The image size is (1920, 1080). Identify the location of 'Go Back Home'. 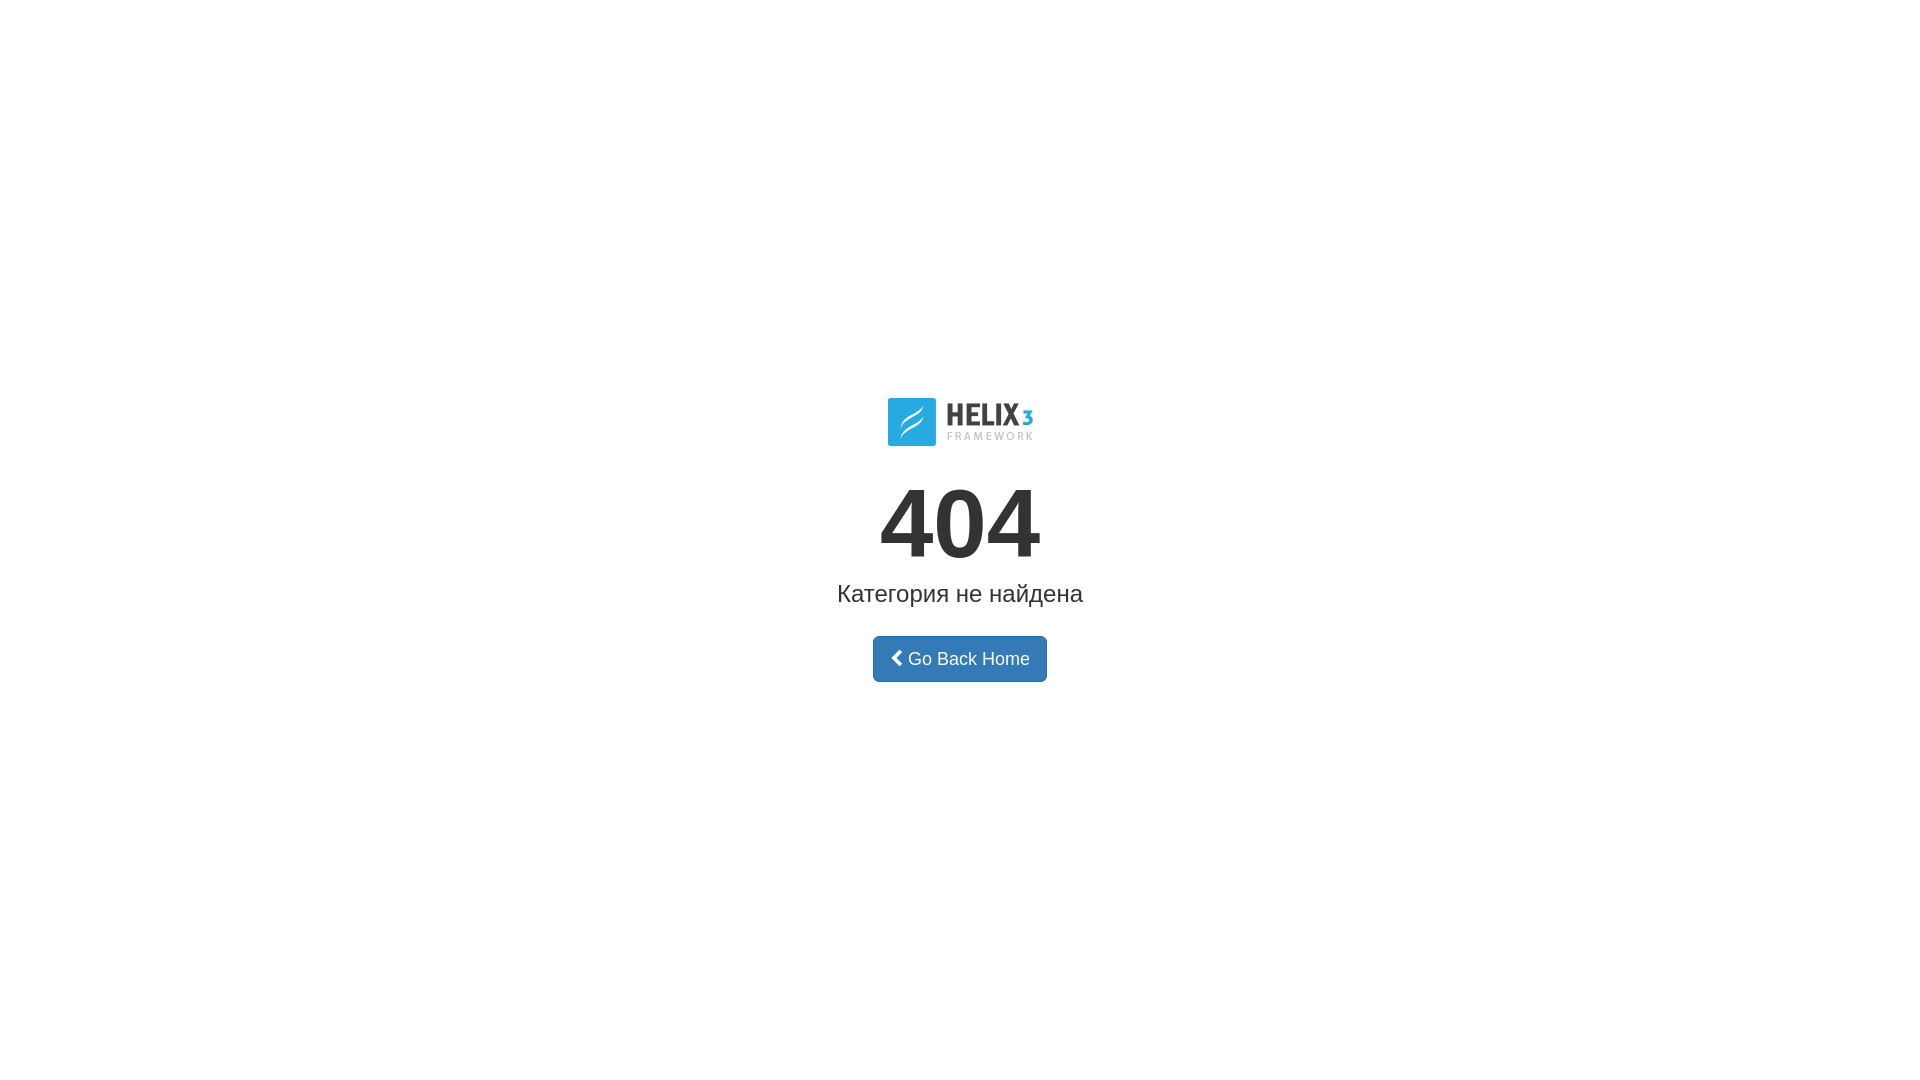
(873, 659).